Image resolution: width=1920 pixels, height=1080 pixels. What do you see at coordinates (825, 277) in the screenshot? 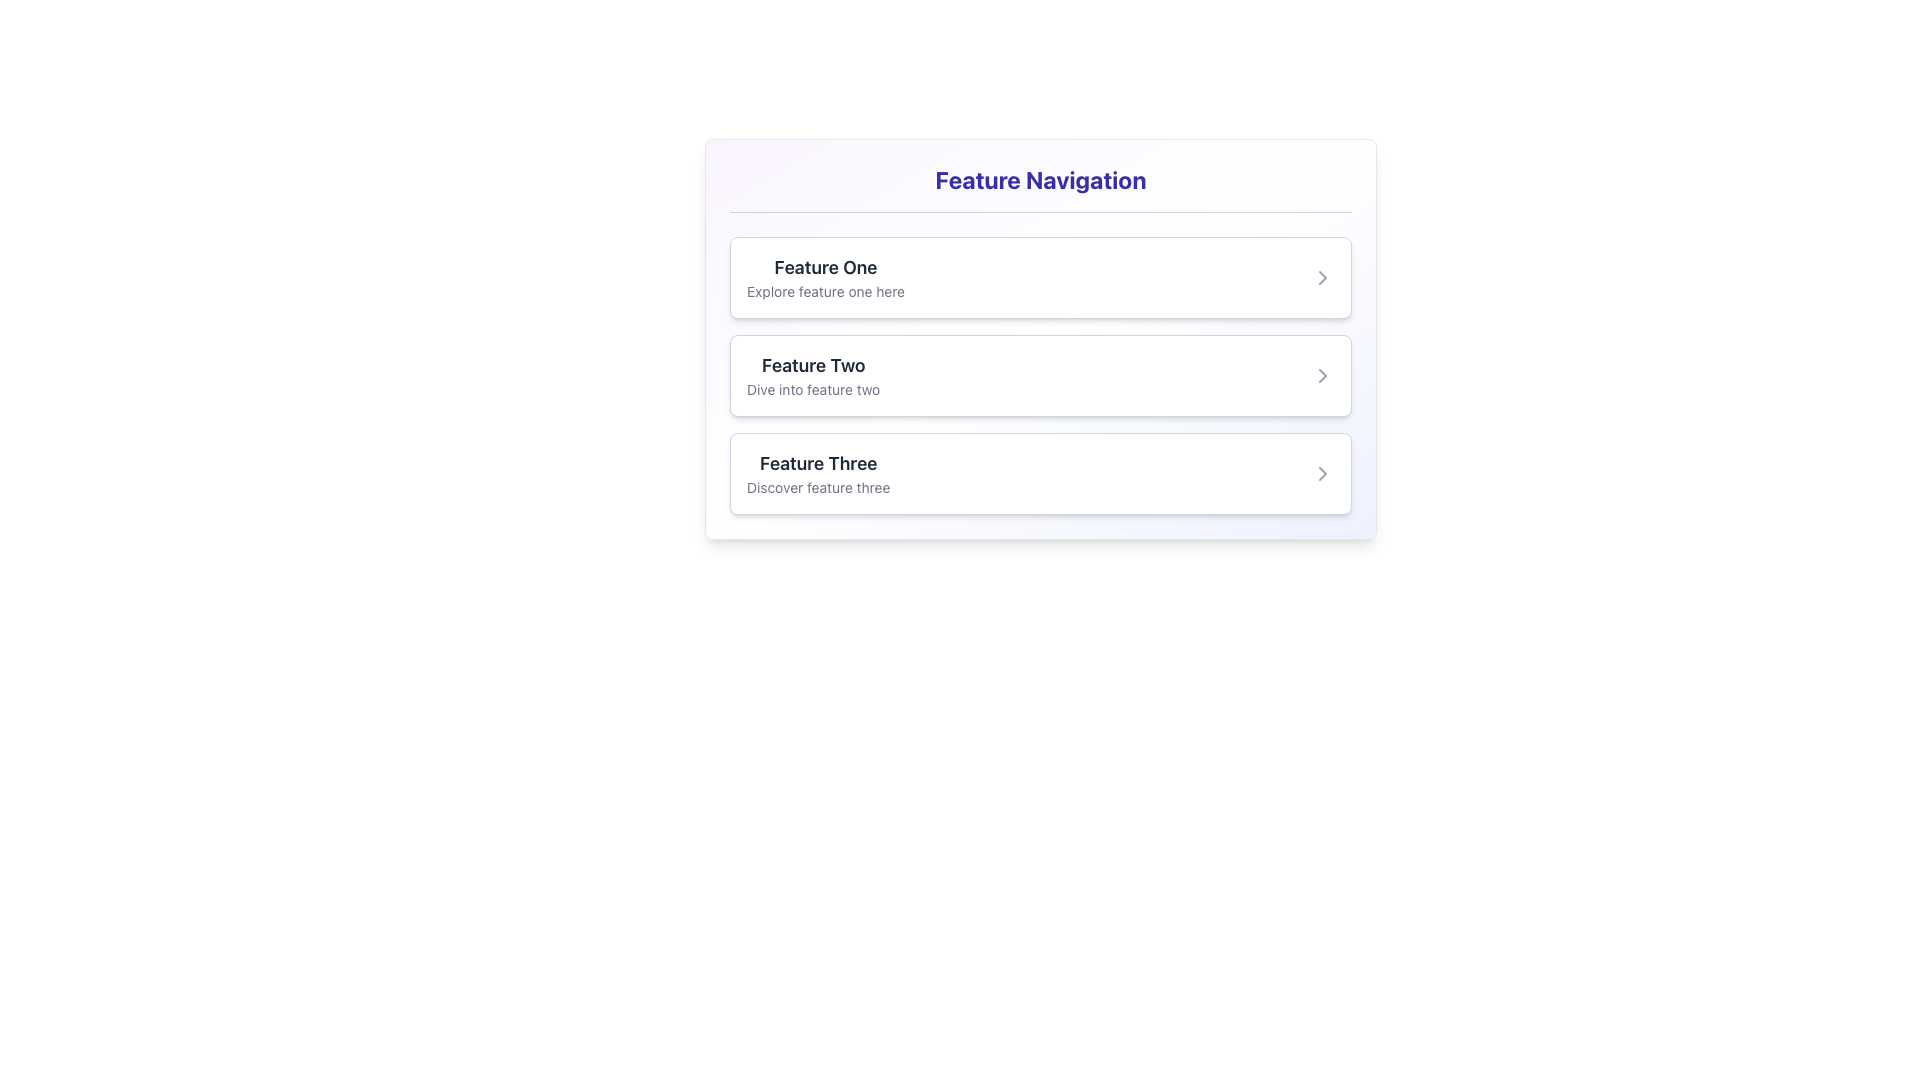
I see `the Text Display element titled 'Feature One' with the subtitle 'Explore feature one here,' located in the first card under the 'Feature Navigation' section` at bounding box center [825, 277].